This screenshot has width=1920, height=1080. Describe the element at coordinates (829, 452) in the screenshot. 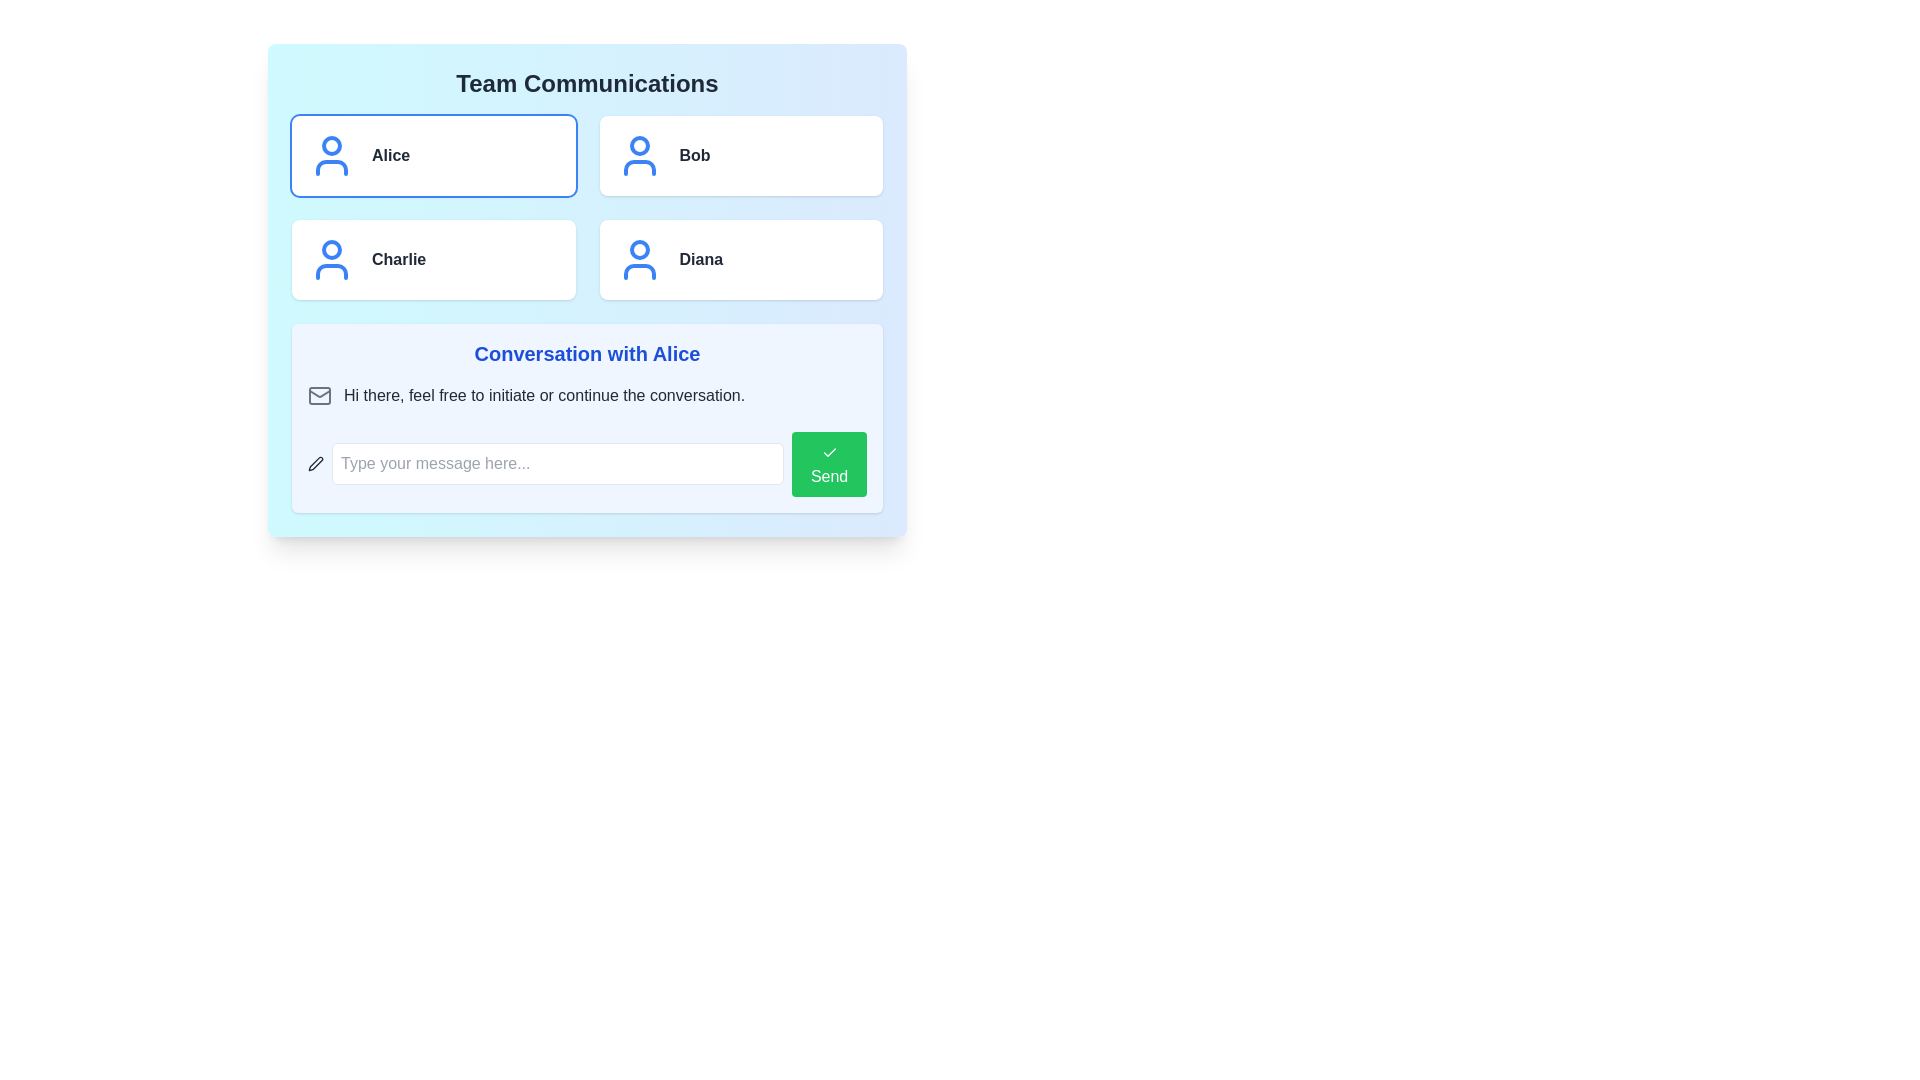

I see `the checkmark icon located inside the green 'Send' button, positioned near its left side, which indicates success or confirmation after sending a message` at that location.